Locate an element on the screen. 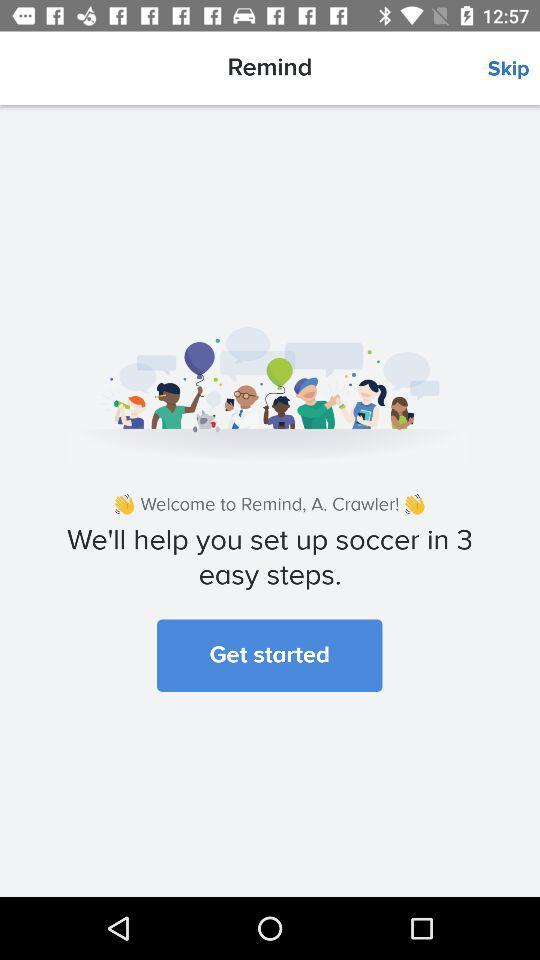 The image size is (540, 960). get started is located at coordinates (269, 654).